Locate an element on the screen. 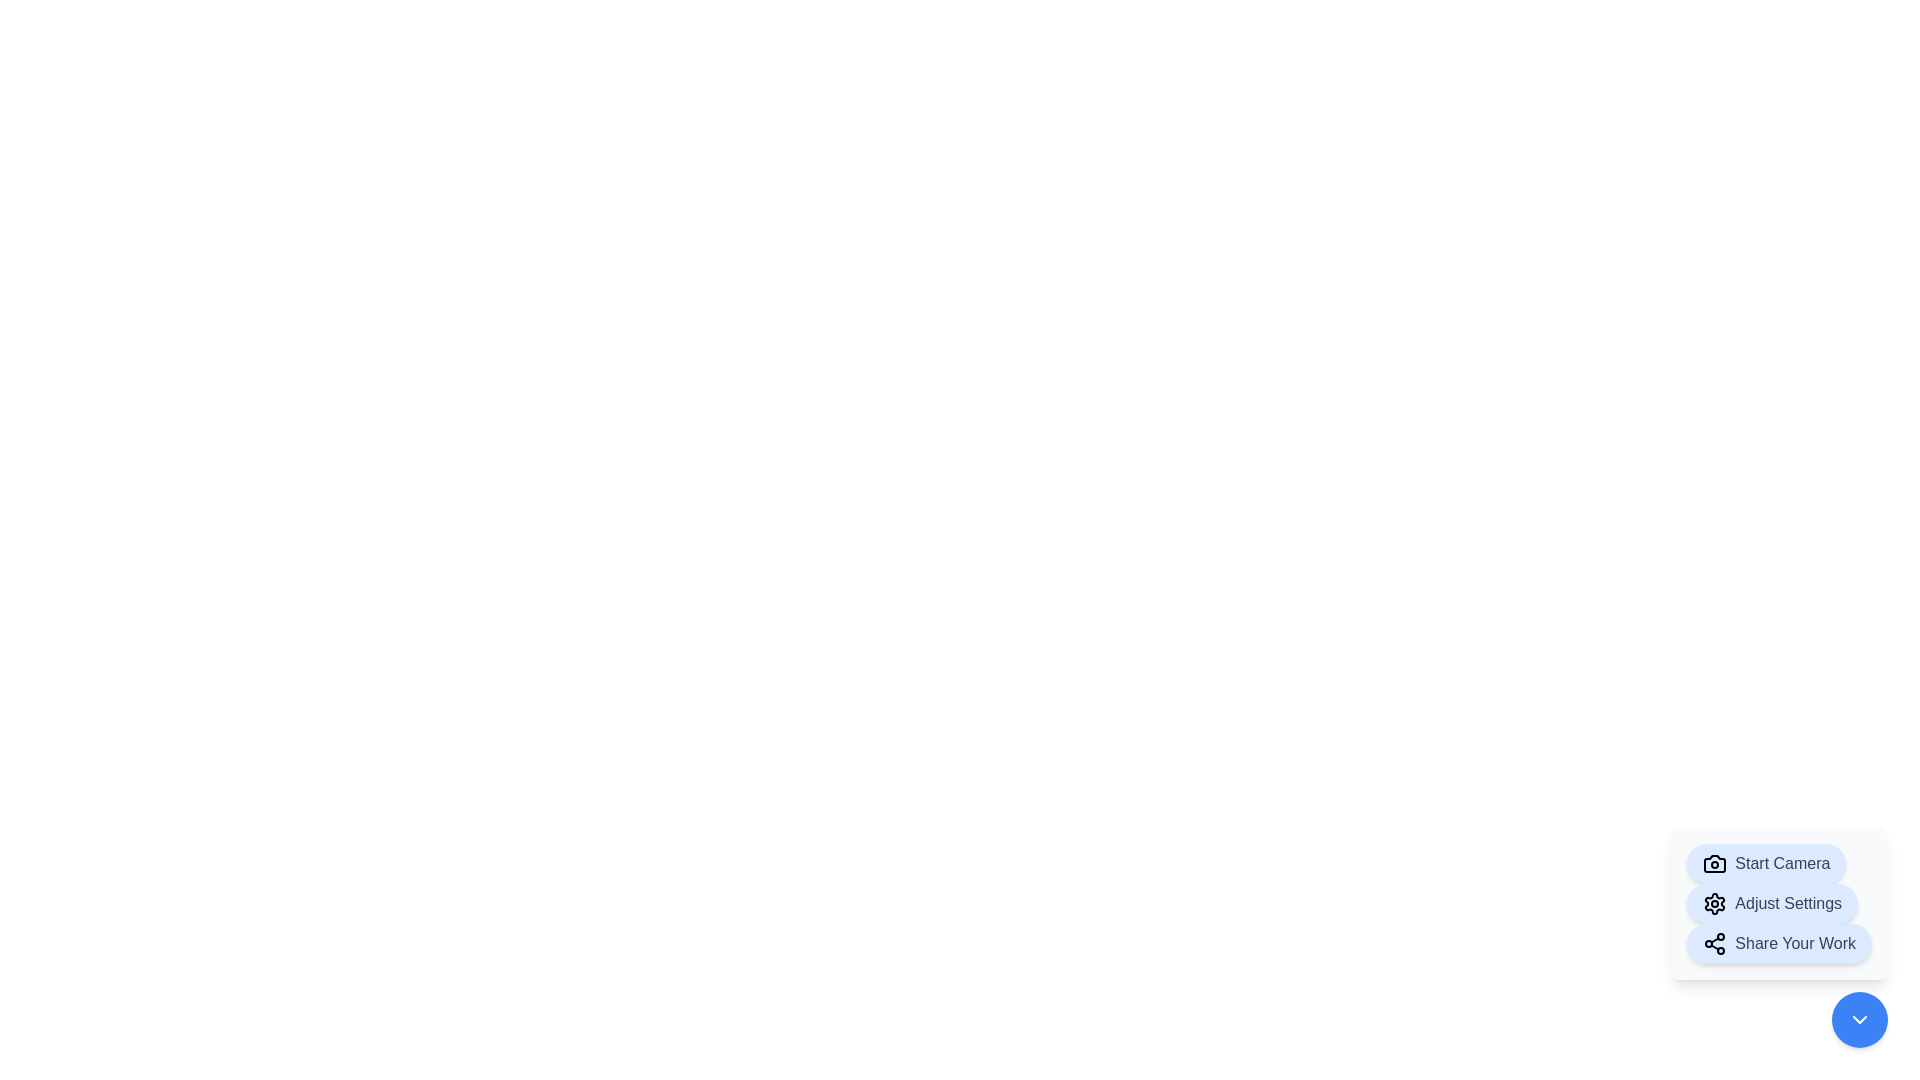 Image resolution: width=1920 pixels, height=1080 pixels. the camera icon representing the 'Start Camera' button located in the bottom-right corner of the interface is located at coordinates (1714, 863).